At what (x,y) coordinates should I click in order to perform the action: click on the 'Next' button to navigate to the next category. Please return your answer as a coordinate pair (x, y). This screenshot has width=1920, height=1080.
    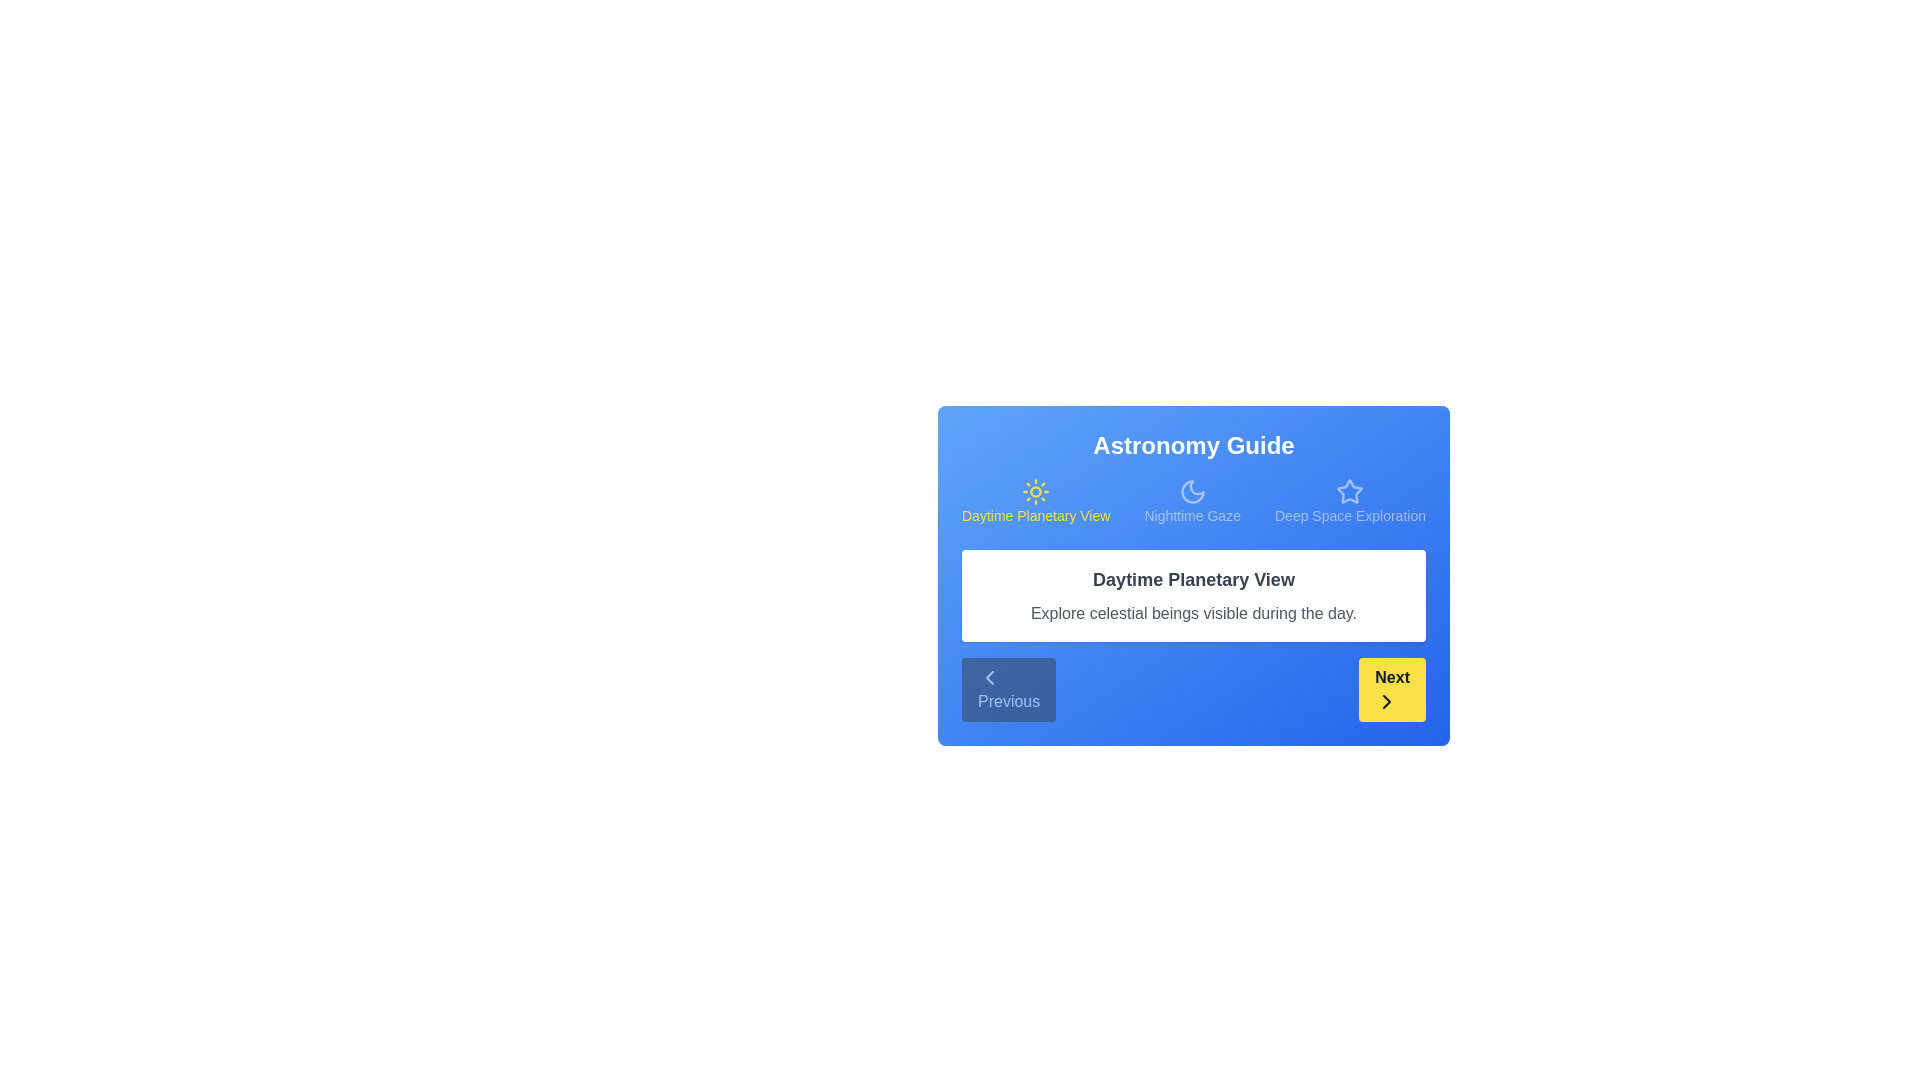
    Looking at the image, I should click on (1391, 689).